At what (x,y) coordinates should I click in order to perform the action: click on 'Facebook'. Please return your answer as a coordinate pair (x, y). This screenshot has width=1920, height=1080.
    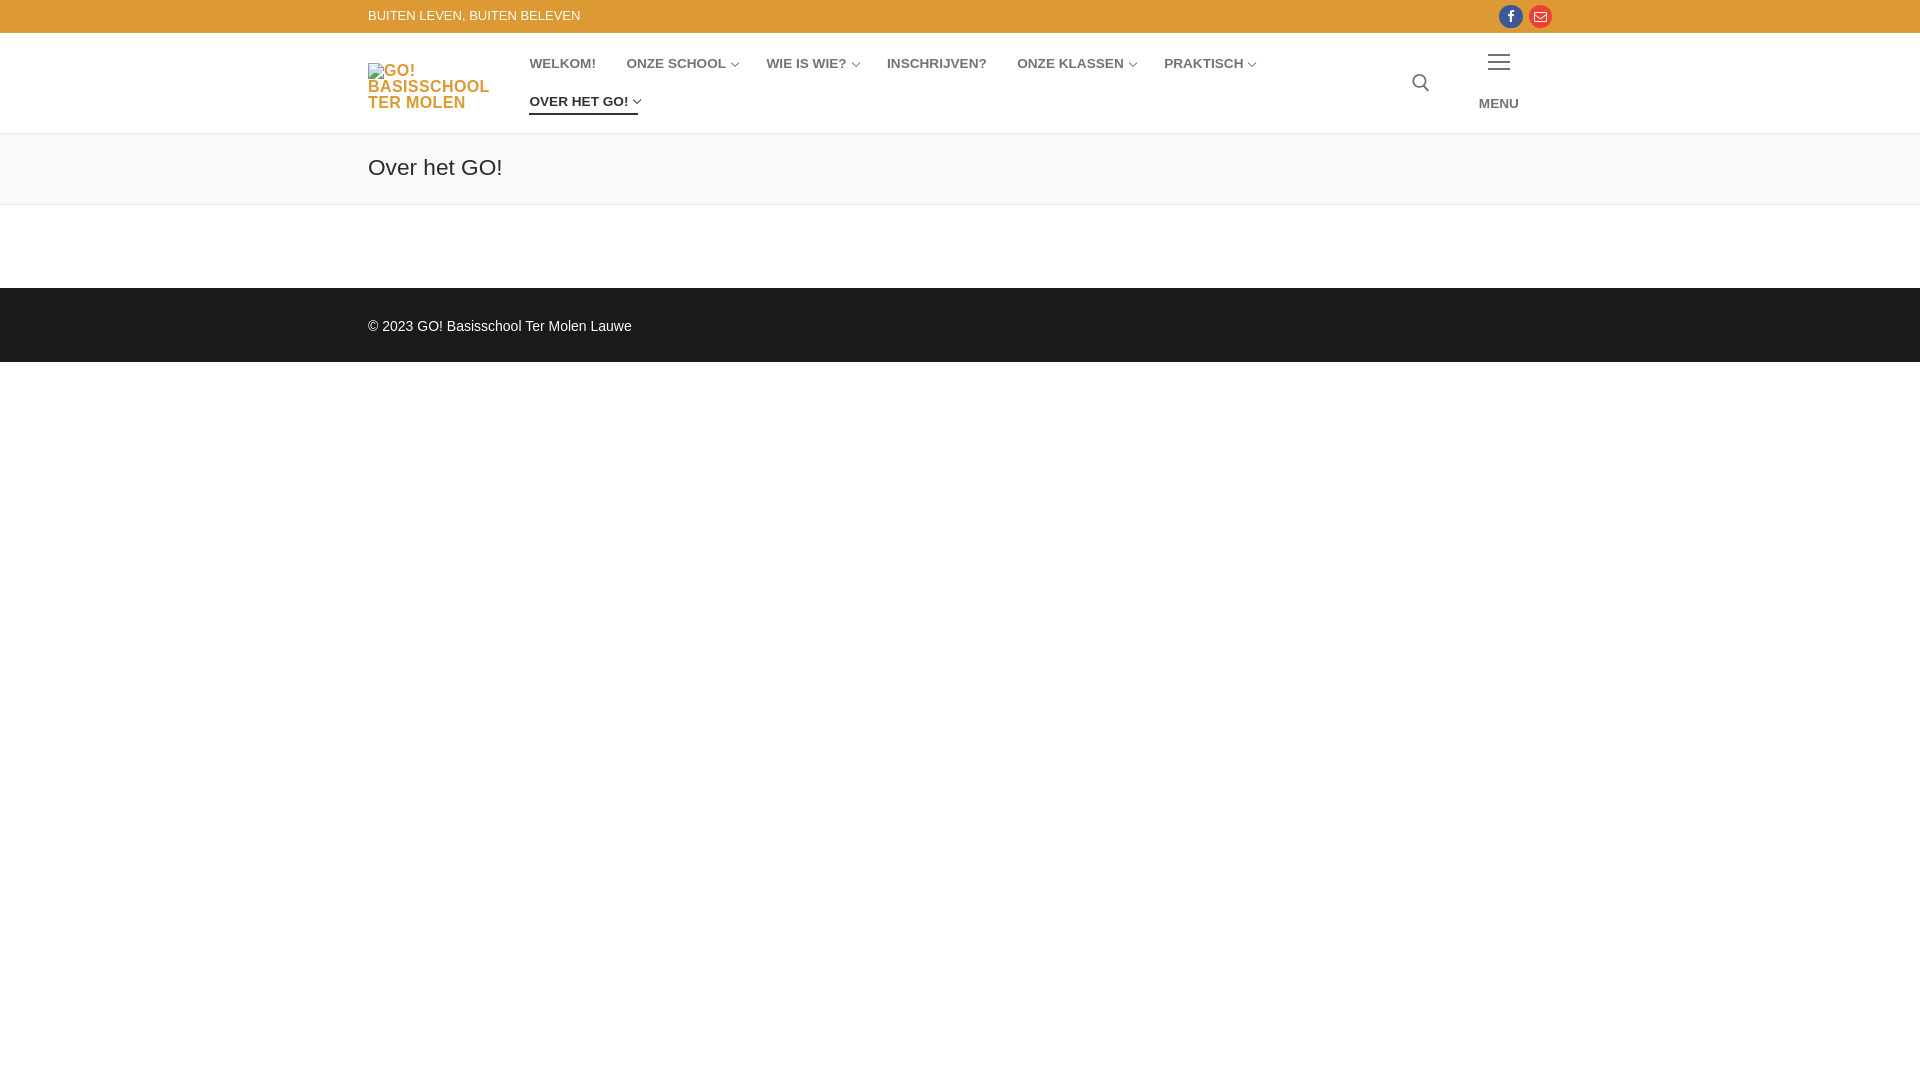
    Looking at the image, I should click on (1510, 16).